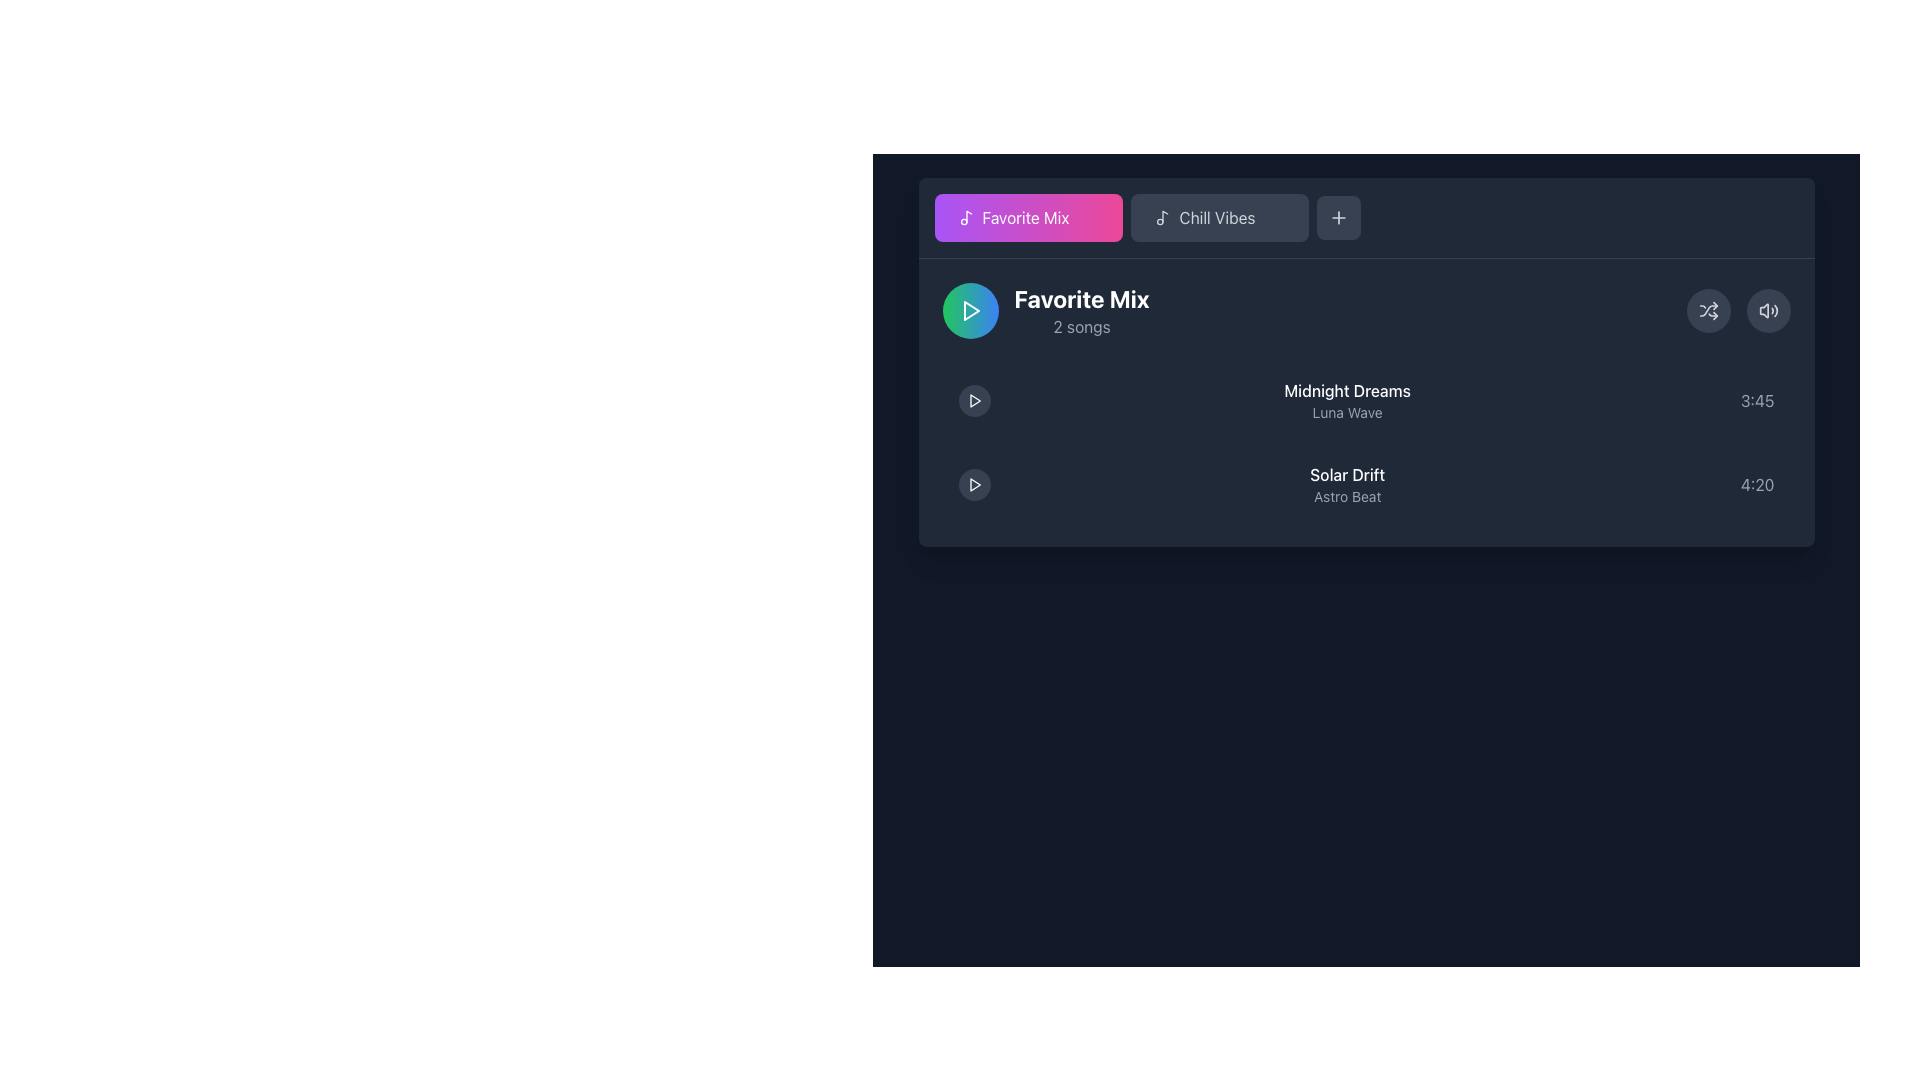  Describe the element at coordinates (974, 401) in the screenshot. I see `the triangular play icon with a hollow outline located within a circular button in the top left section of the card layout to play media` at that location.